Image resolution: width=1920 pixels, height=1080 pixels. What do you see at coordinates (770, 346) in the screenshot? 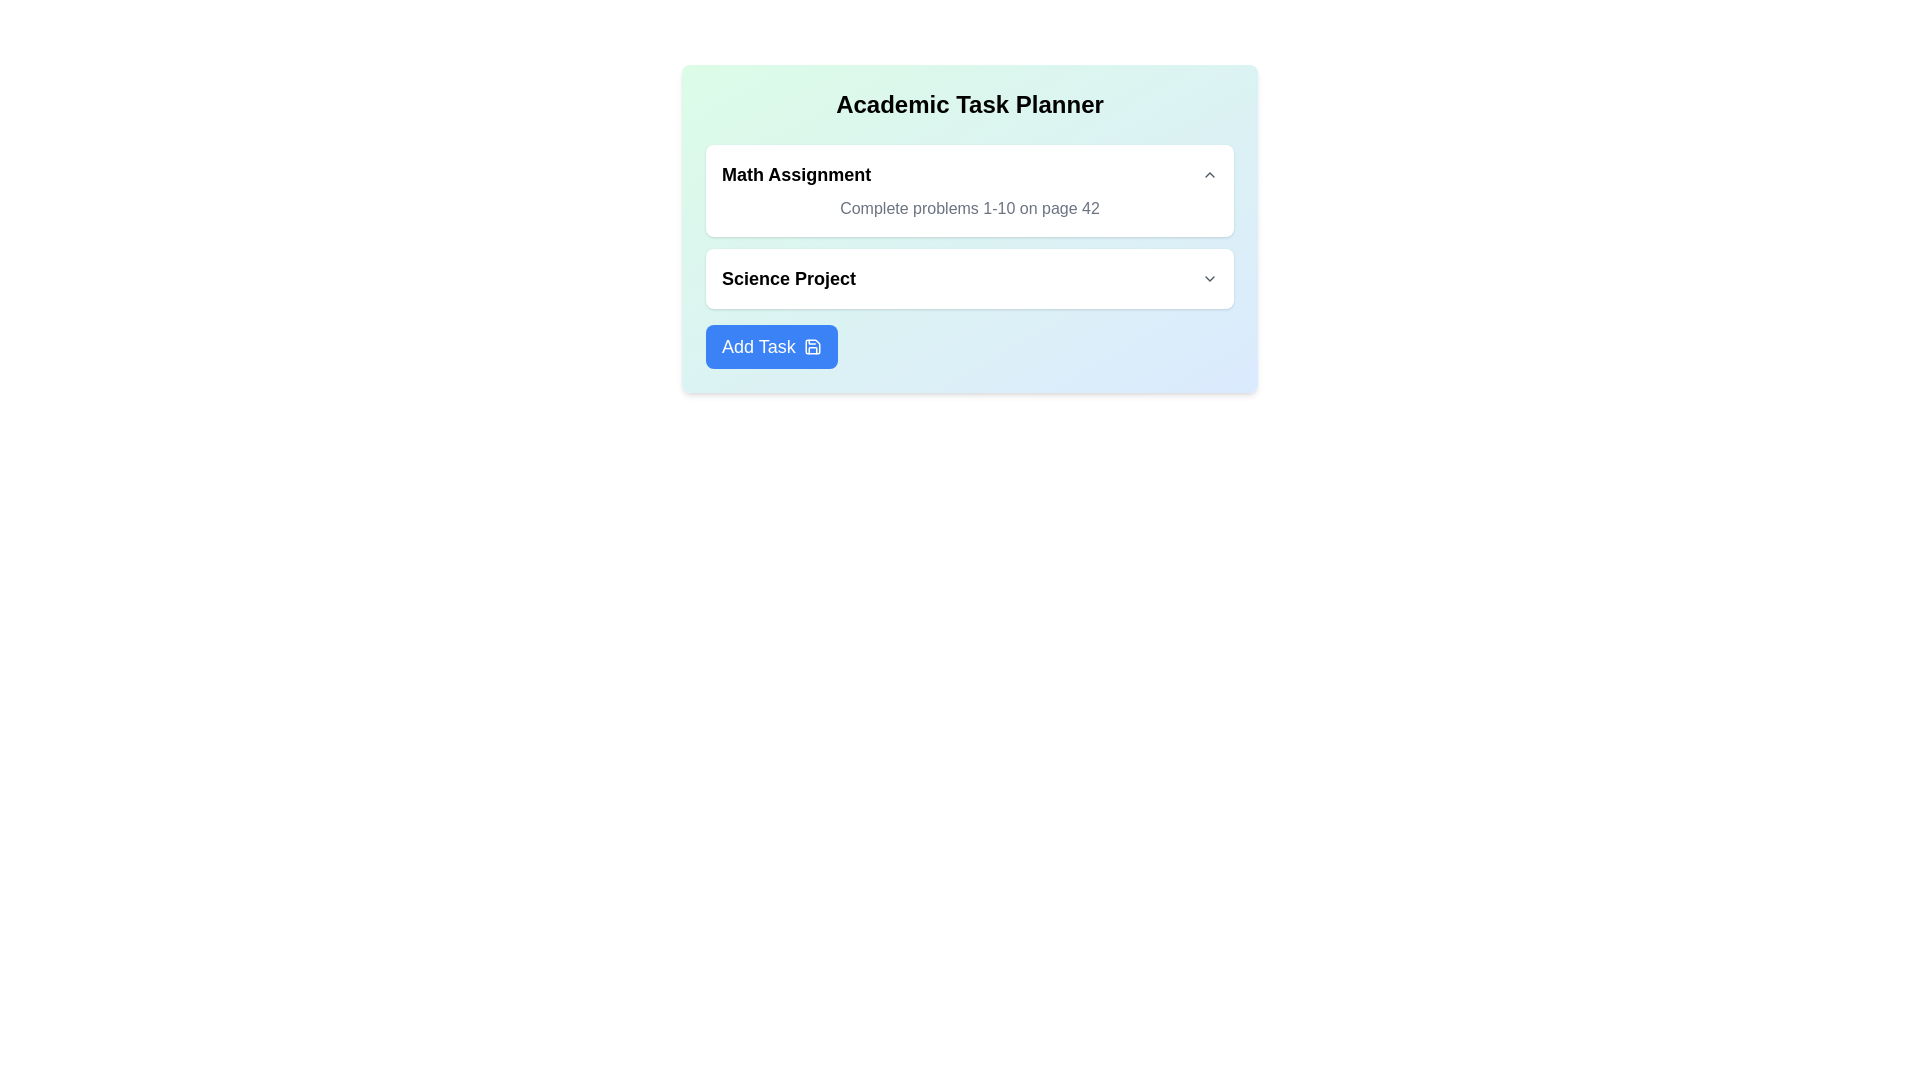
I see `the 'Add Task' button to add a new task` at bounding box center [770, 346].